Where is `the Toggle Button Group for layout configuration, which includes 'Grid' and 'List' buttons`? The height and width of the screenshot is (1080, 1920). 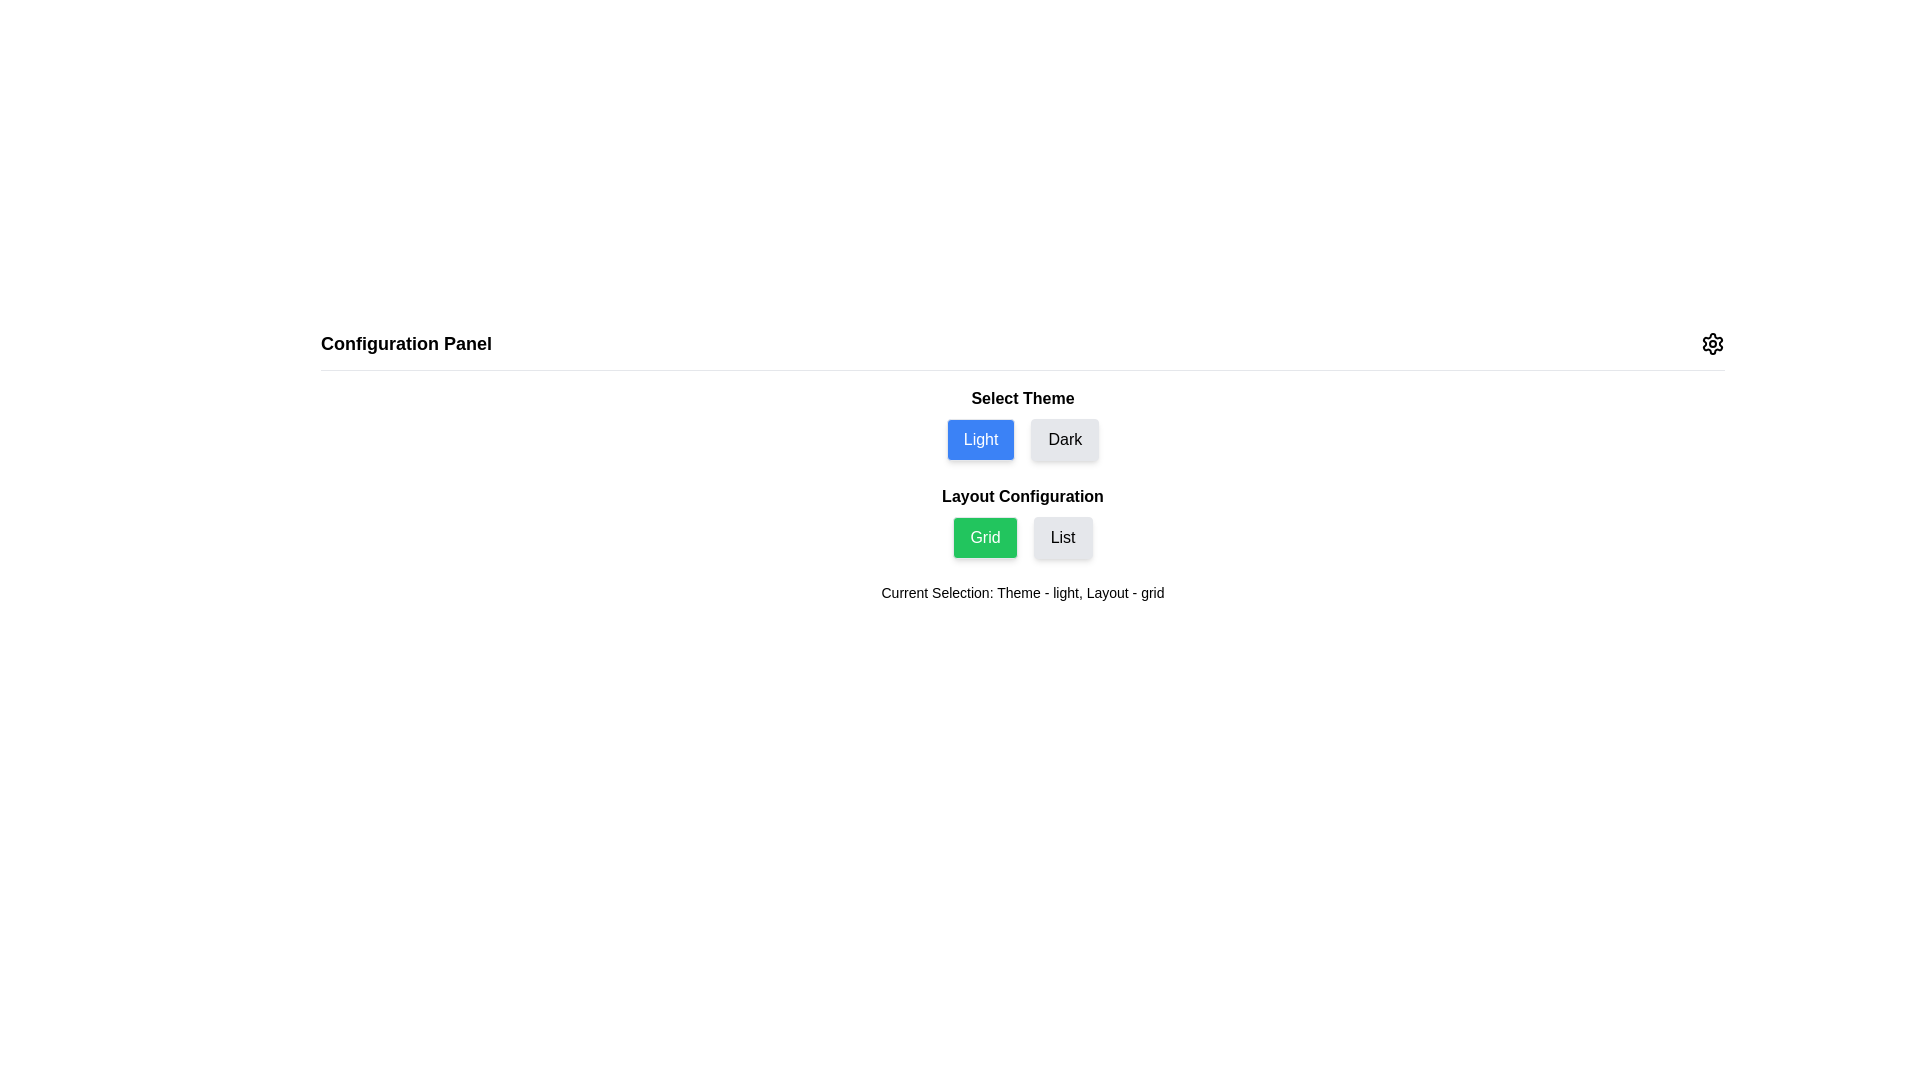
the Toggle Button Group for layout configuration, which includes 'Grid' and 'List' buttons is located at coordinates (1022, 520).